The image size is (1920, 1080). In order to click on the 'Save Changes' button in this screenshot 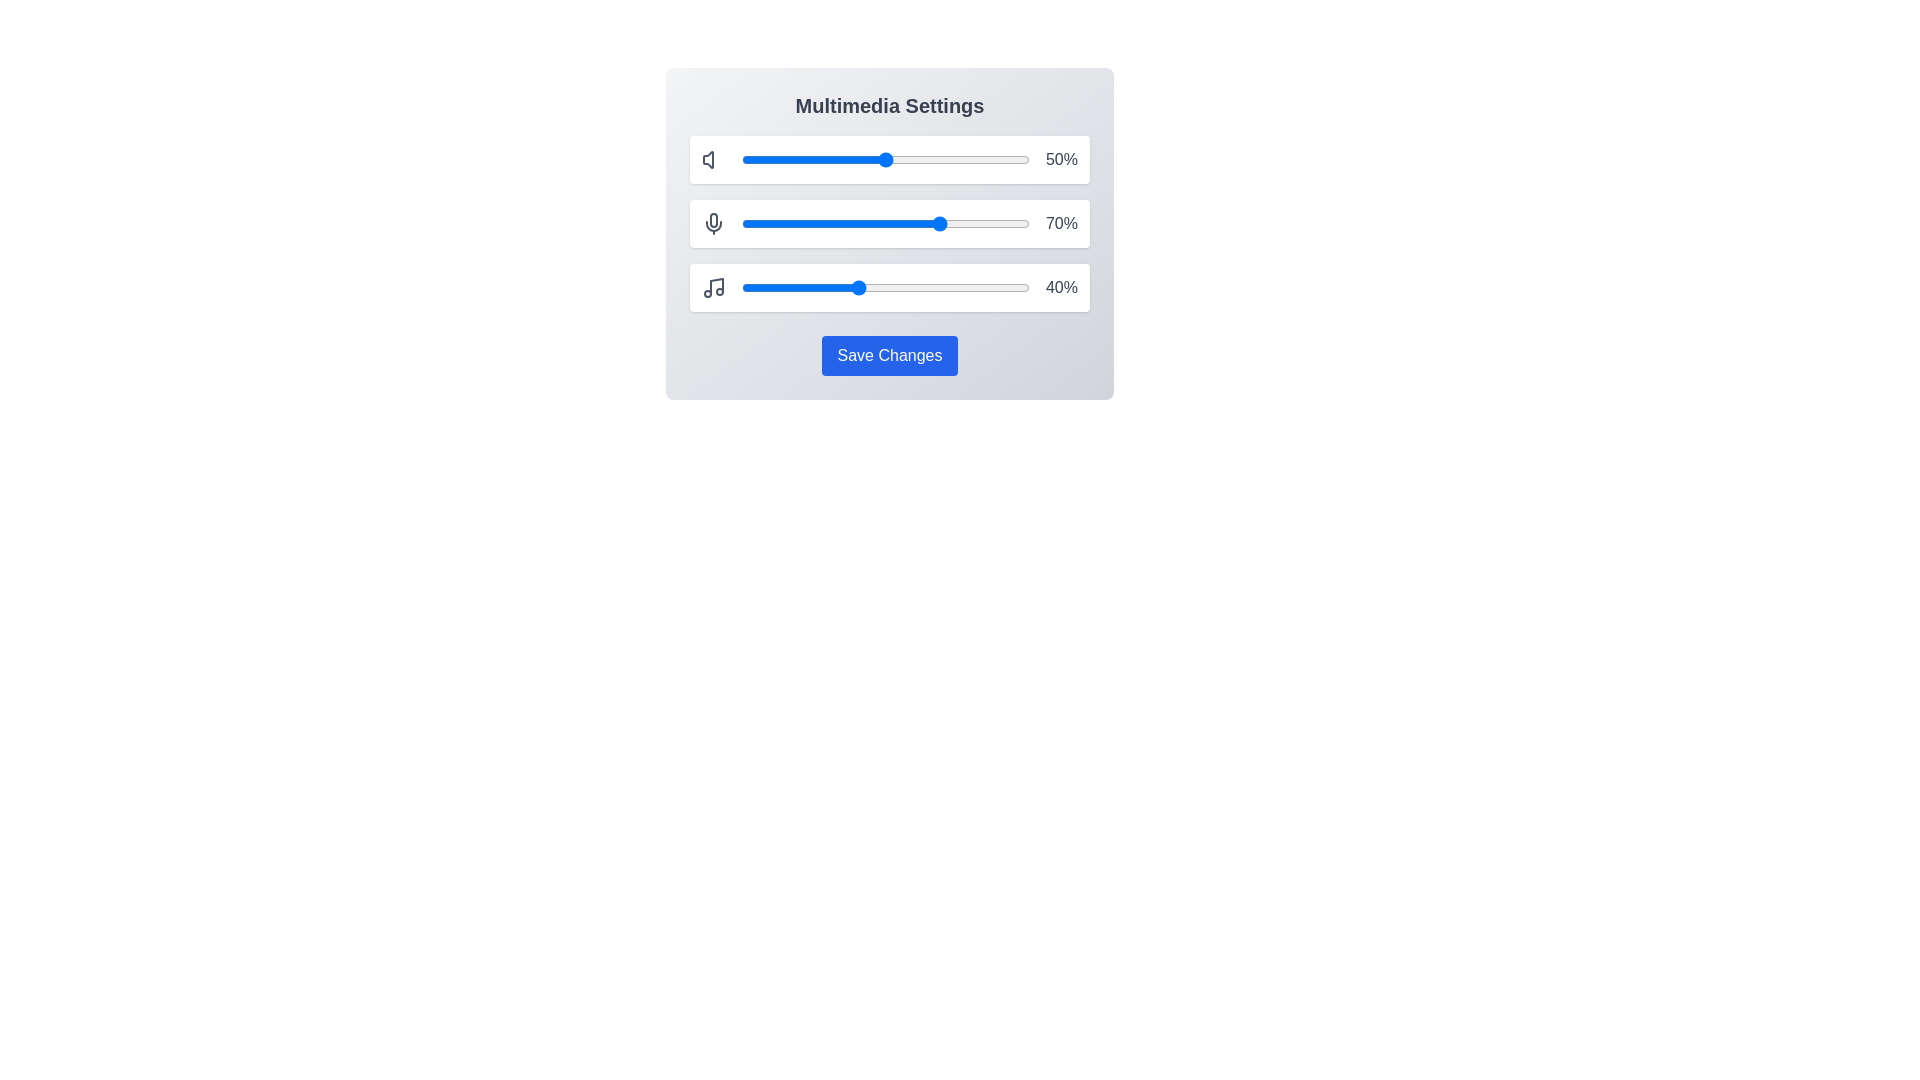, I will do `click(888, 354)`.